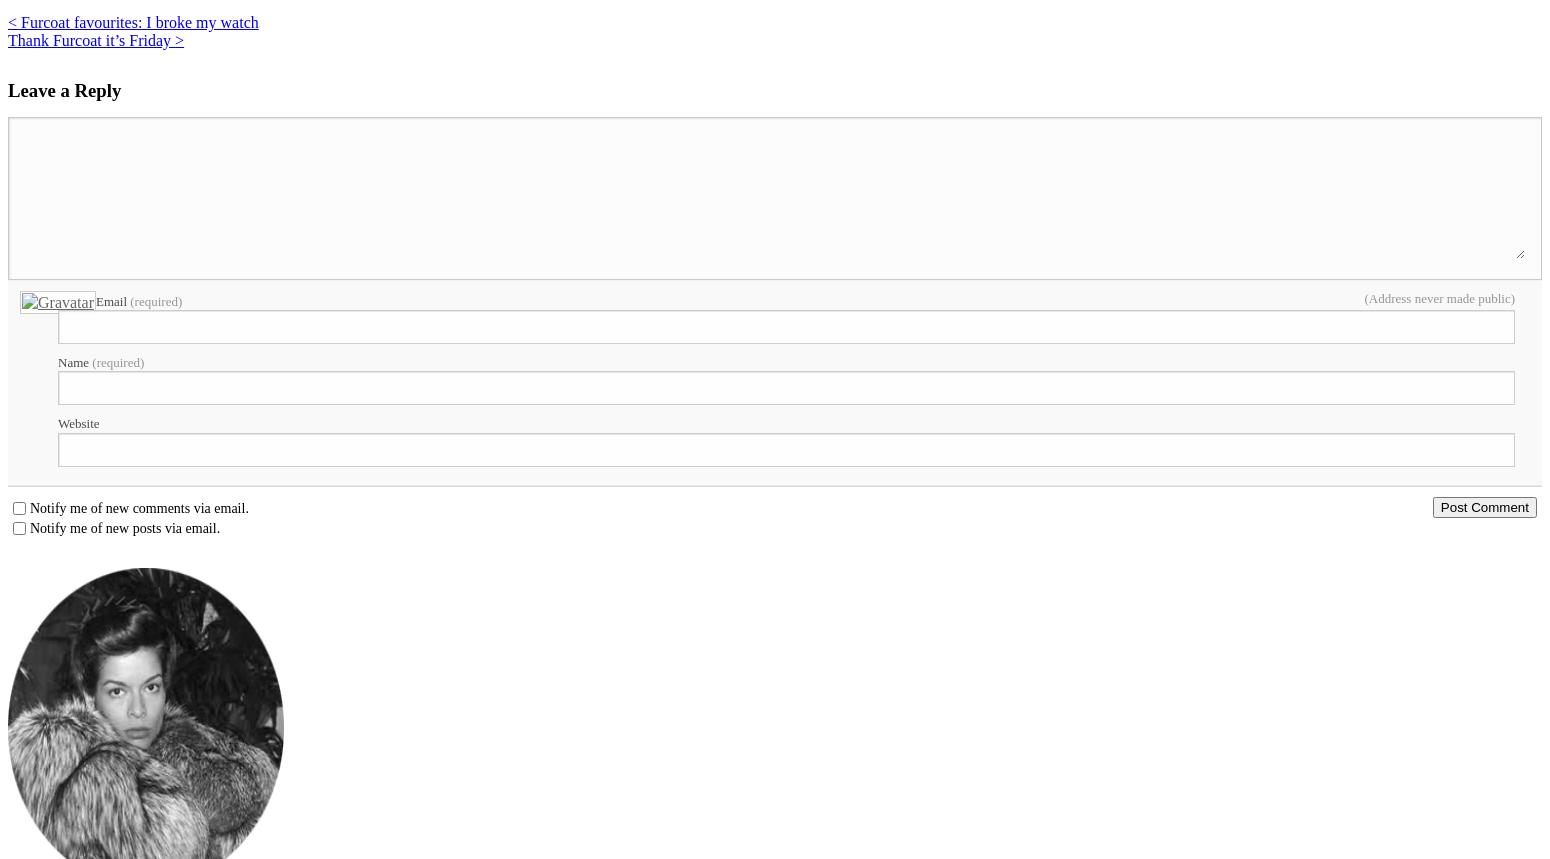 The height and width of the screenshot is (859, 1550). Describe the element at coordinates (124, 526) in the screenshot. I see `'Notify me of new posts via email.'` at that location.